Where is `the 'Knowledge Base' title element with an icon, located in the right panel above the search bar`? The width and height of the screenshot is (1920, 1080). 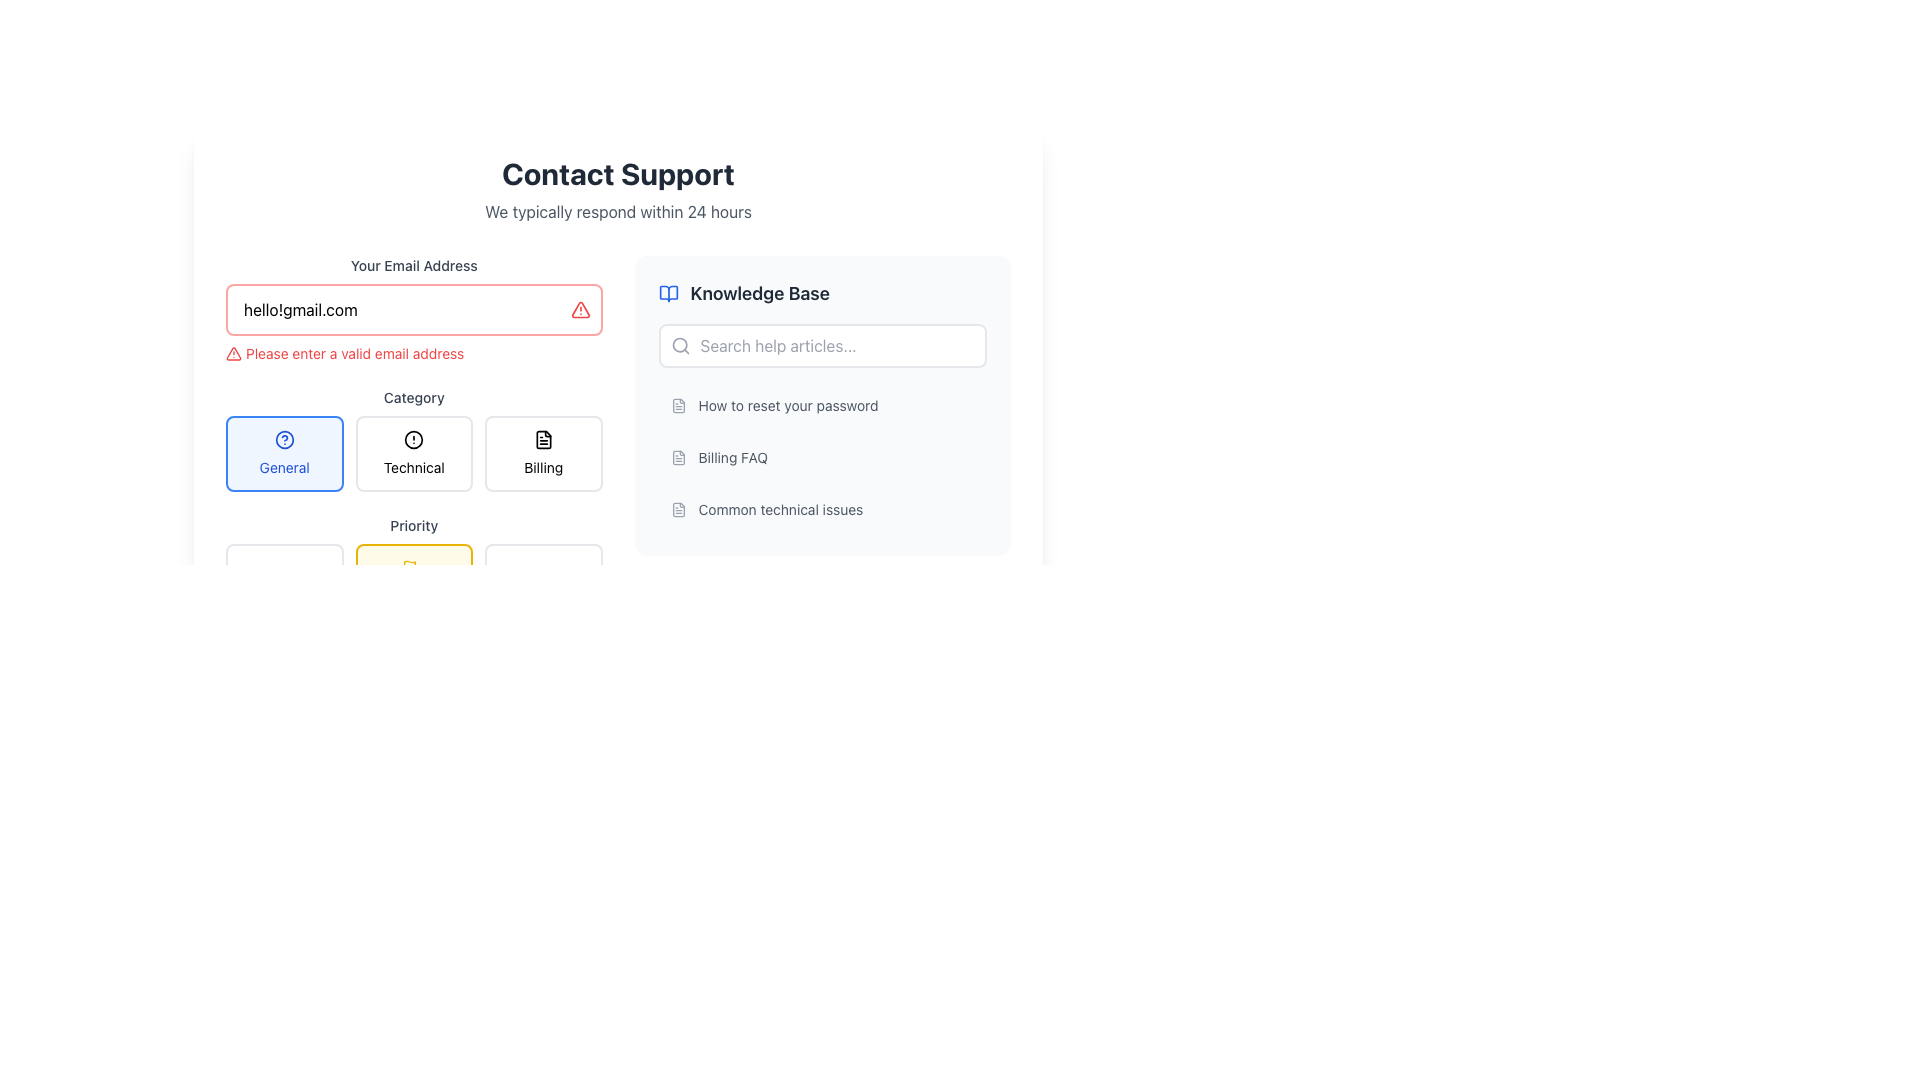 the 'Knowledge Base' title element with an icon, located in the right panel above the search bar is located at coordinates (822, 293).